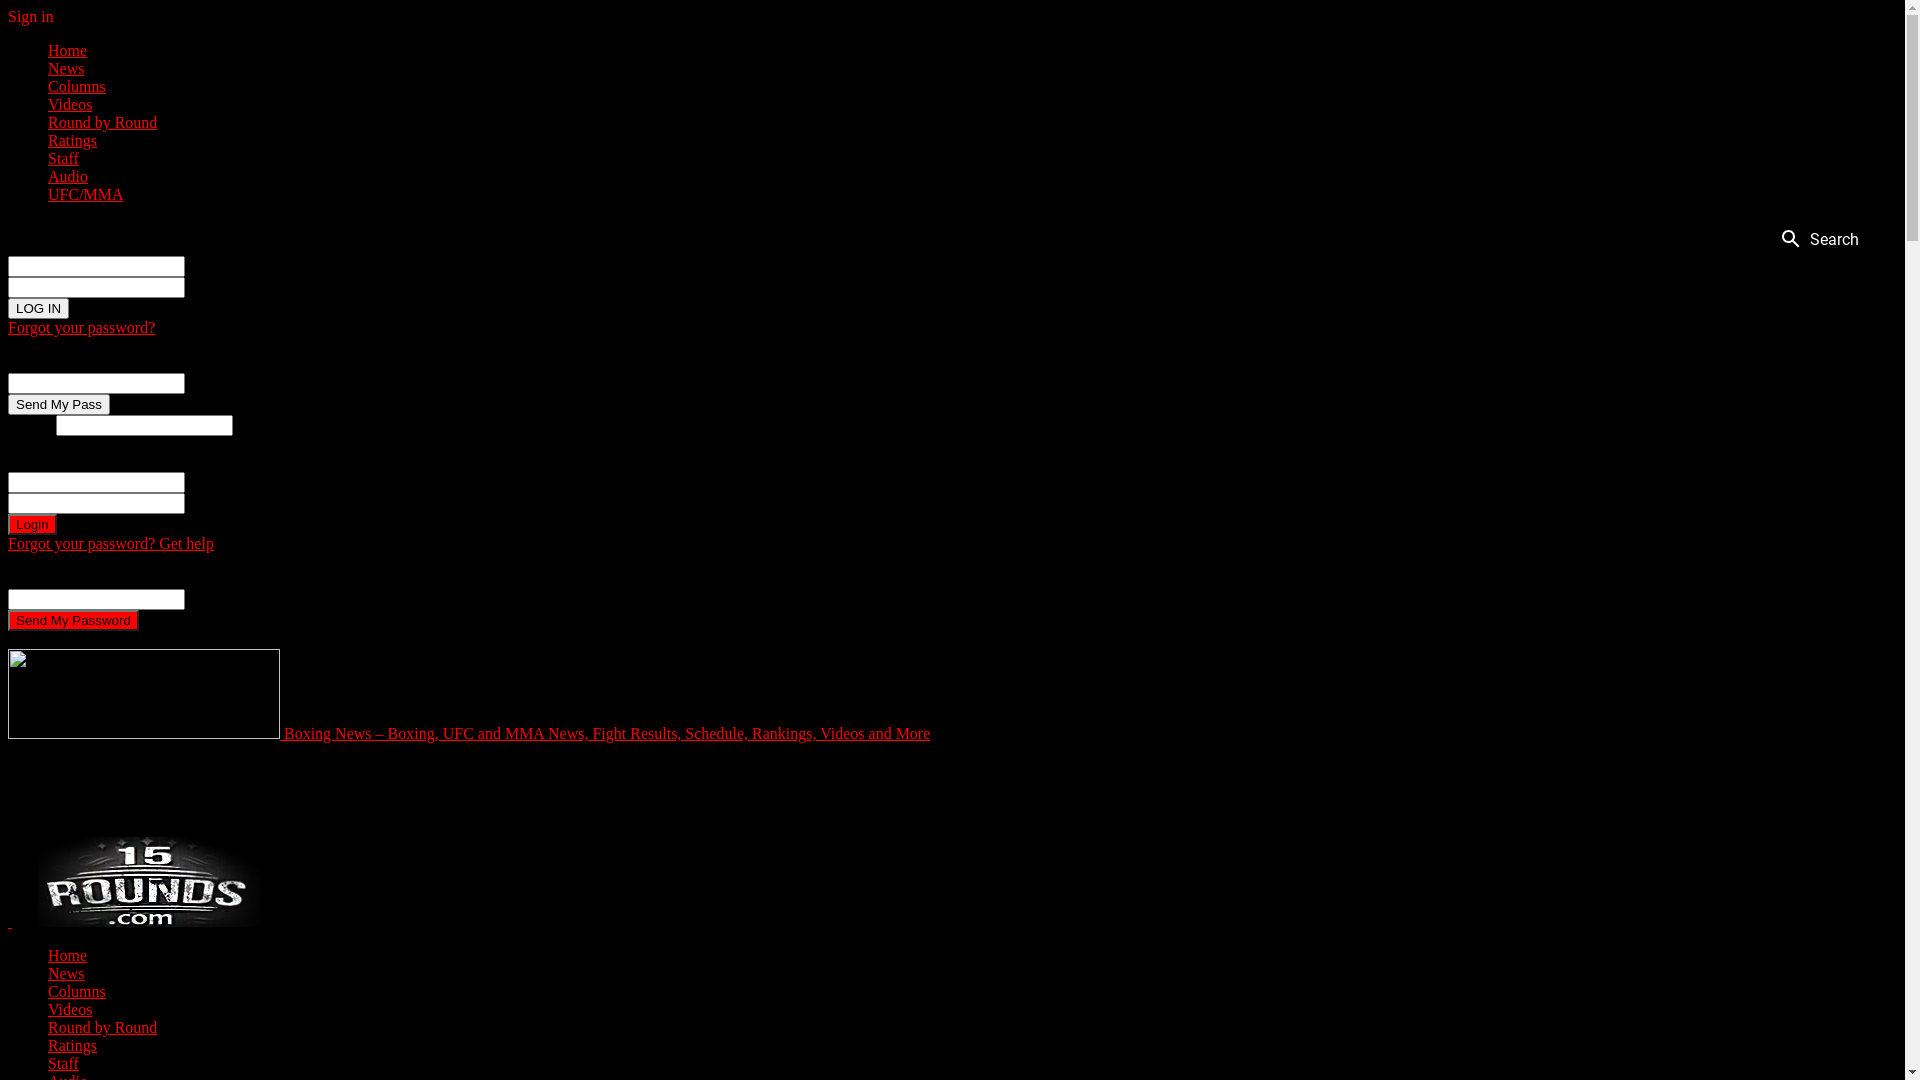 Image resolution: width=1920 pixels, height=1080 pixels. I want to click on 'Videos', so click(48, 1009).